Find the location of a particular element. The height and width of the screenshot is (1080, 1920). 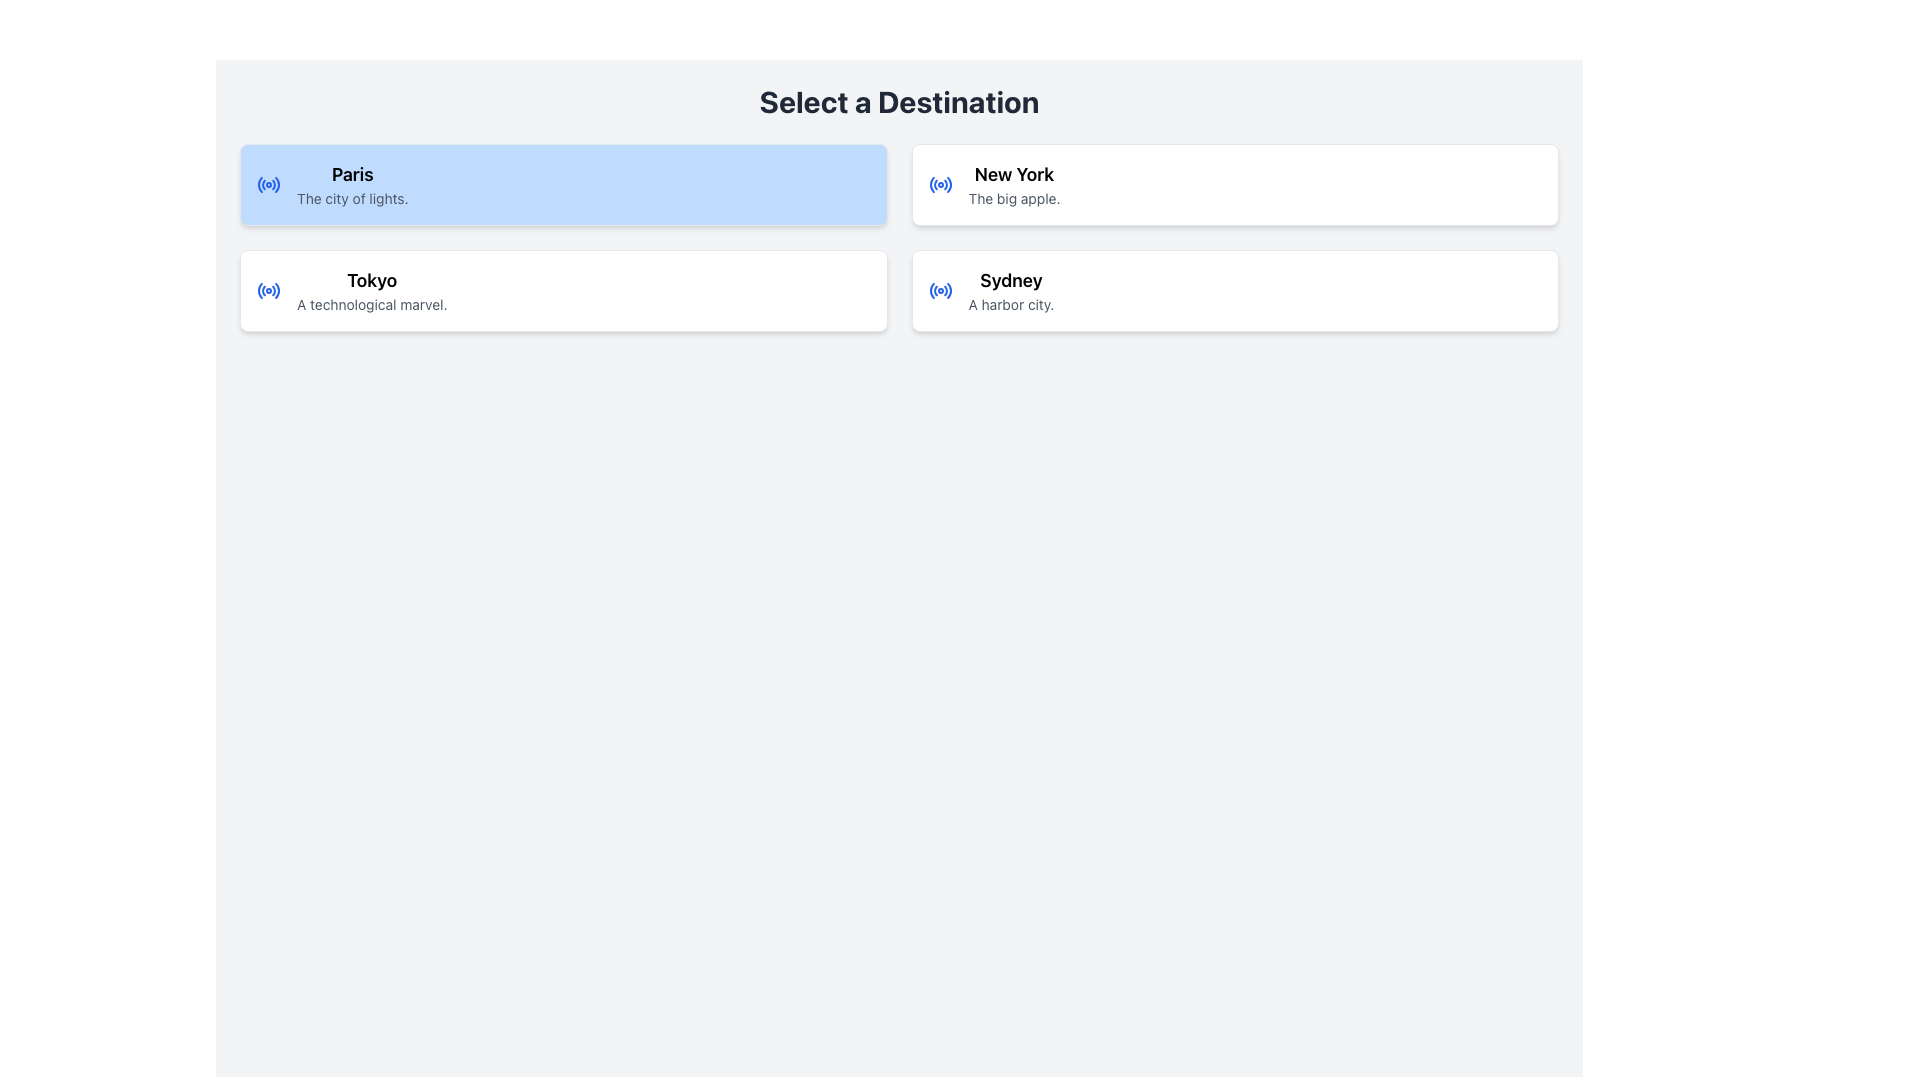

the text label indicating the city name 'New York' which is positioned above the description 'The big apple' in the second column of a grid layout is located at coordinates (1014, 173).